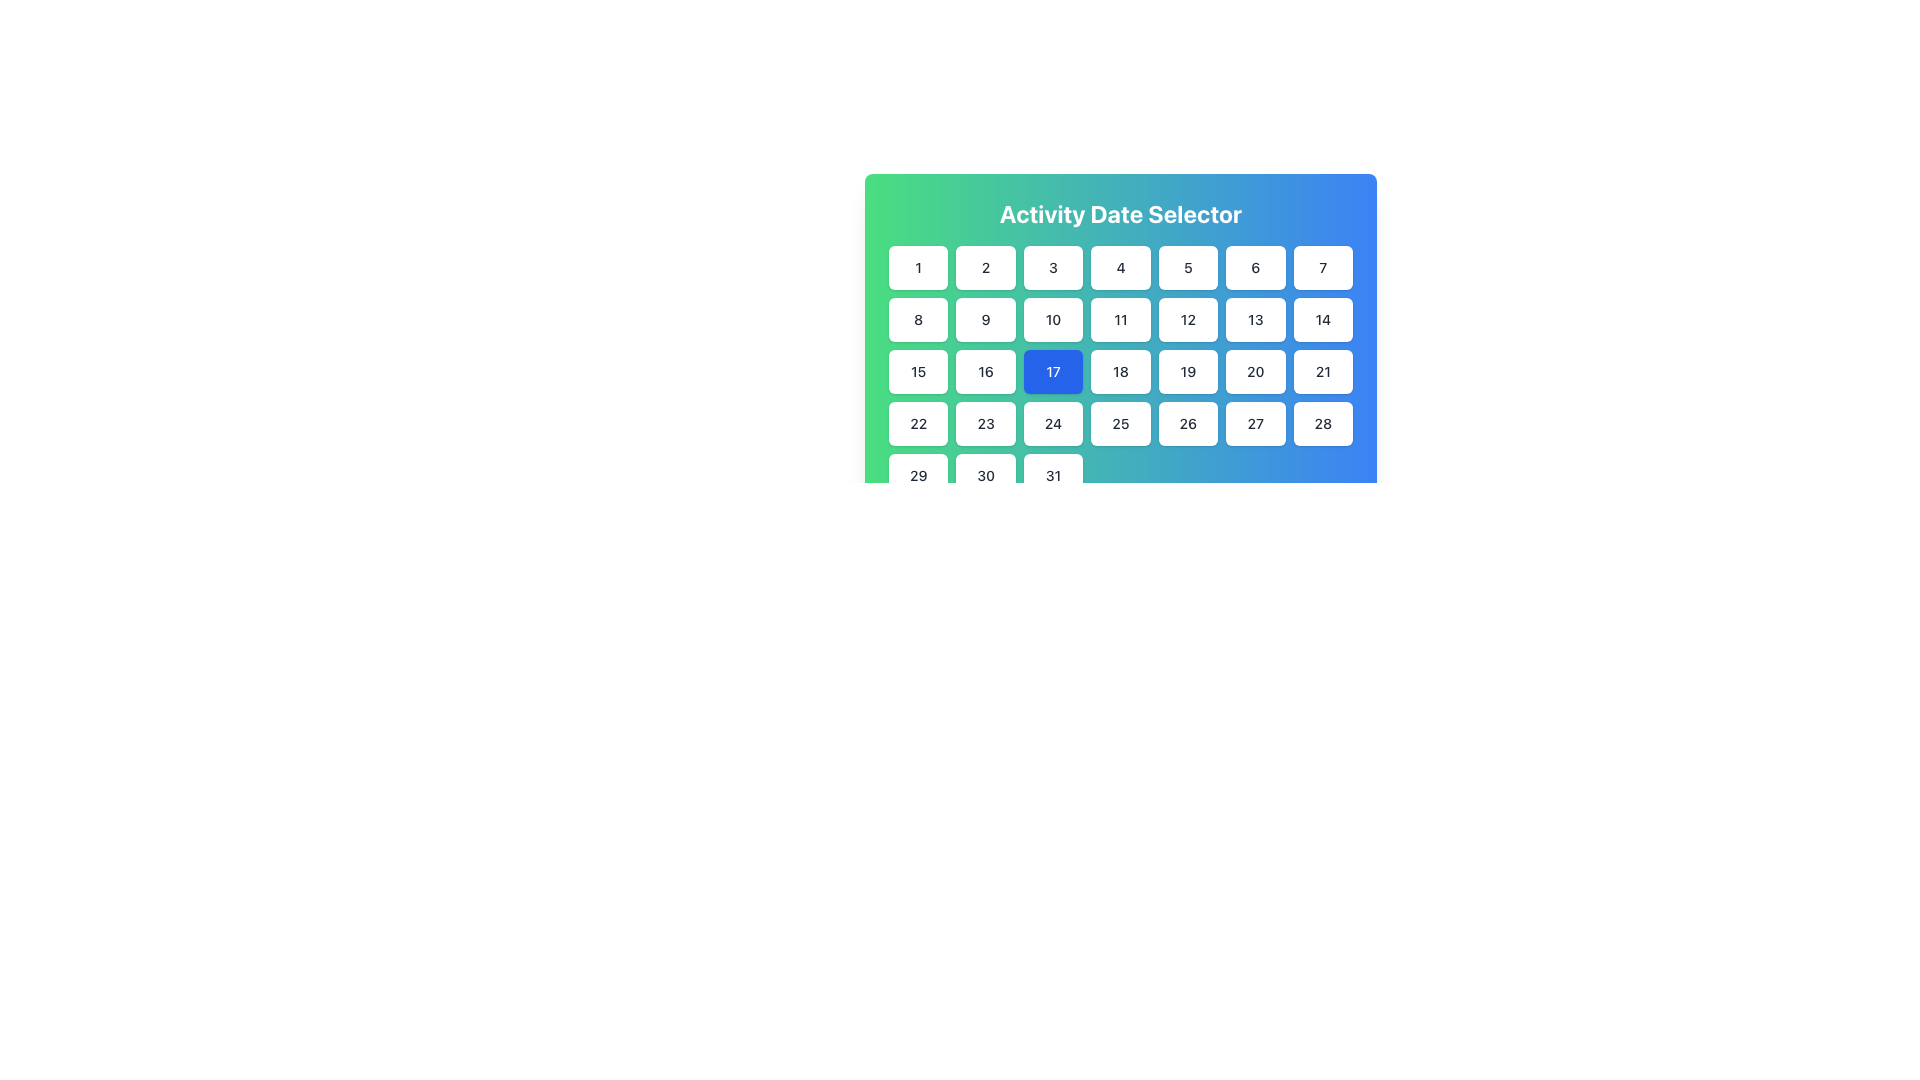 This screenshot has height=1080, width=1920. What do you see at coordinates (1254, 423) in the screenshot?
I see `the button labeled '27', which is a rounded square with a white background located in the fourth row and sixth column of the calendar grid under 'Activity Date Selector'` at bounding box center [1254, 423].